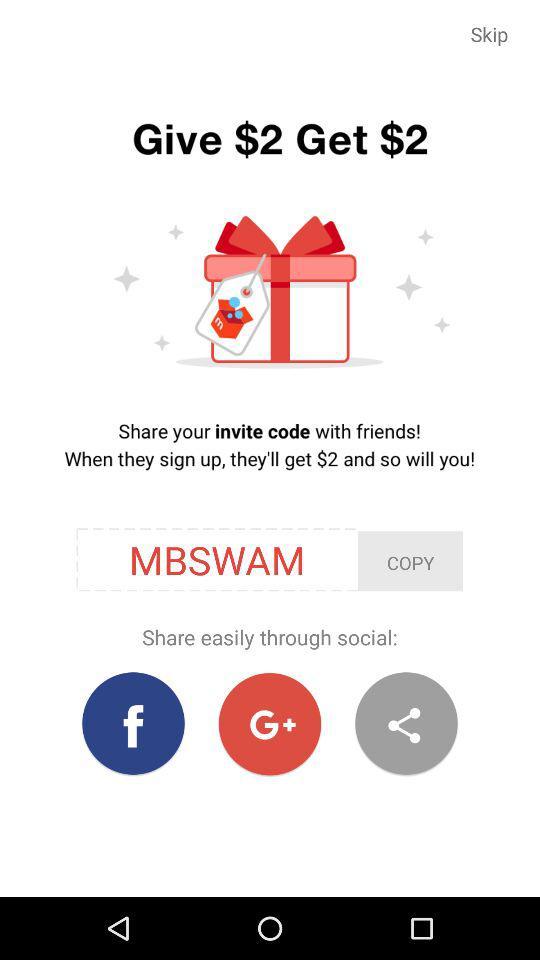 Image resolution: width=540 pixels, height=960 pixels. What do you see at coordinates (133, 723) in the screenshot?
I see `share invite code to facebook` at bounding box center [133, 723].